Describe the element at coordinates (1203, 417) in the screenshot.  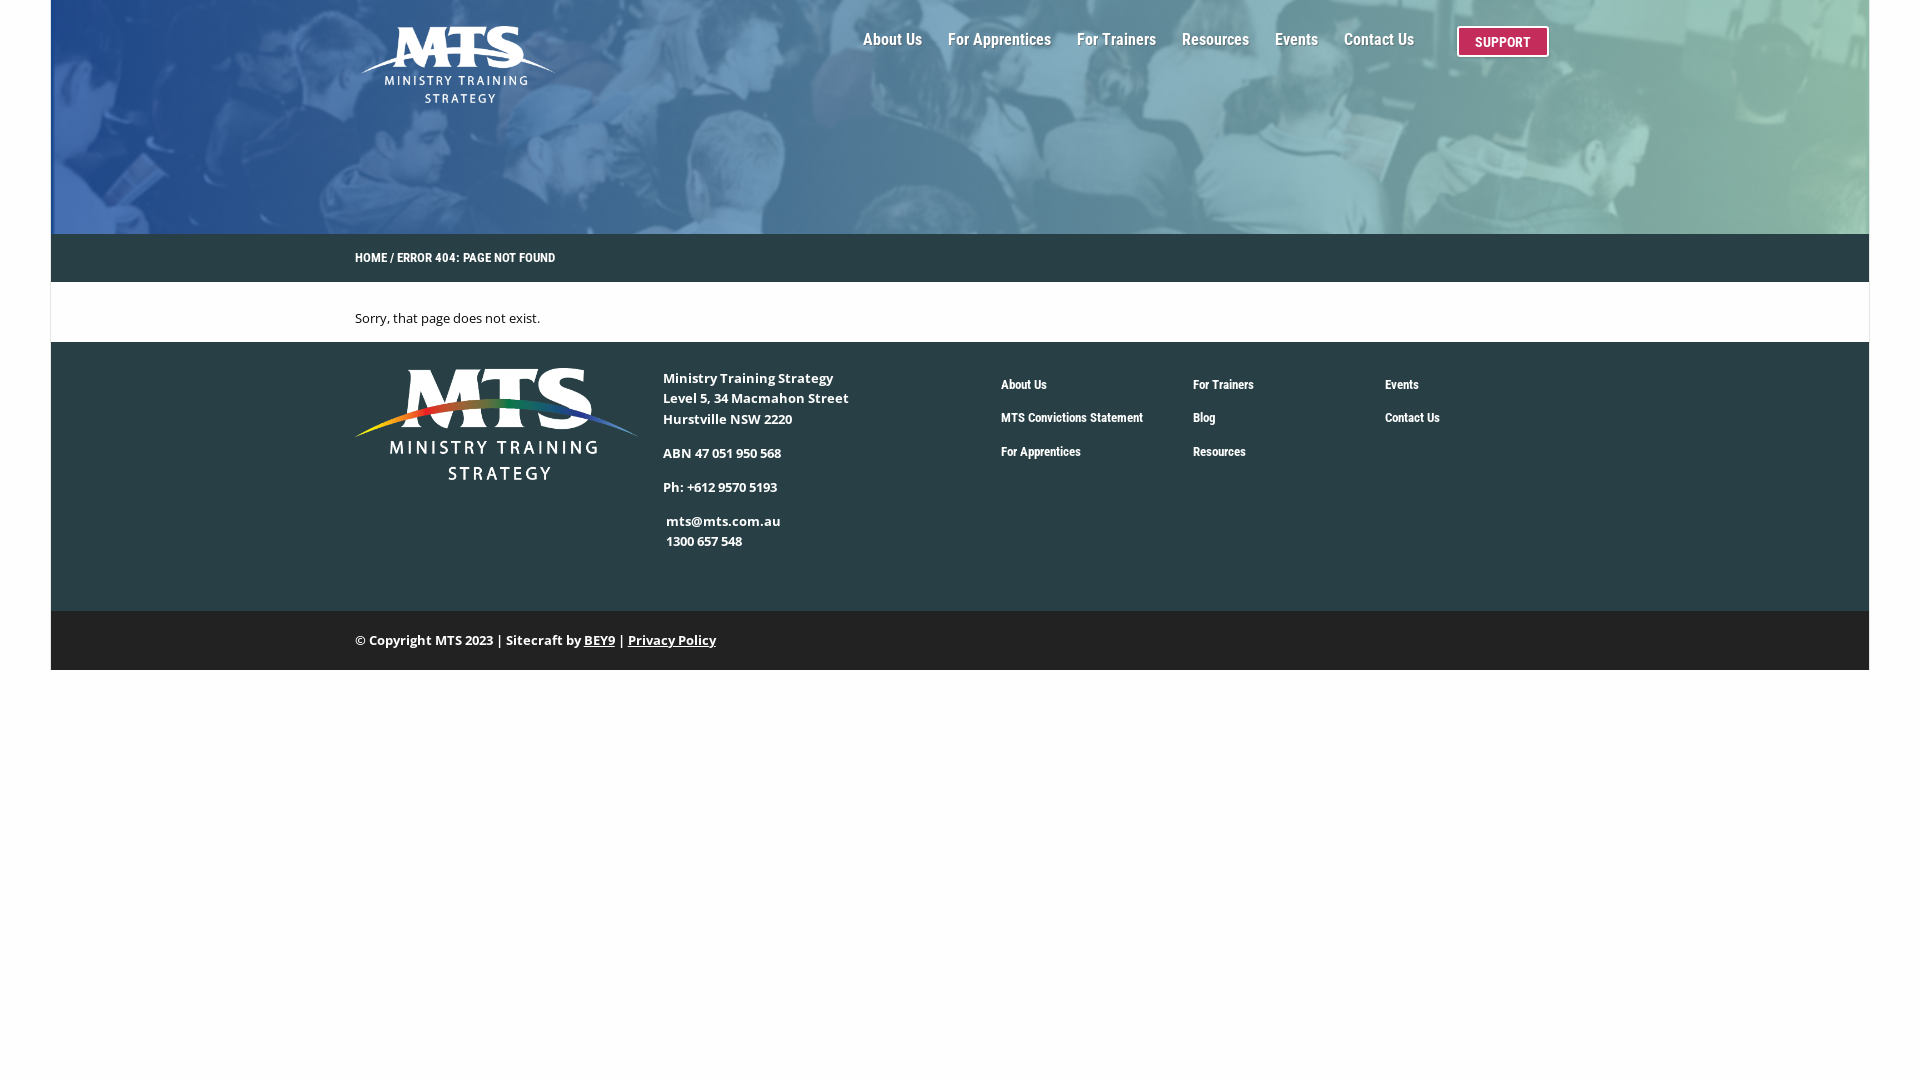
I see `'Blog'` at that location.